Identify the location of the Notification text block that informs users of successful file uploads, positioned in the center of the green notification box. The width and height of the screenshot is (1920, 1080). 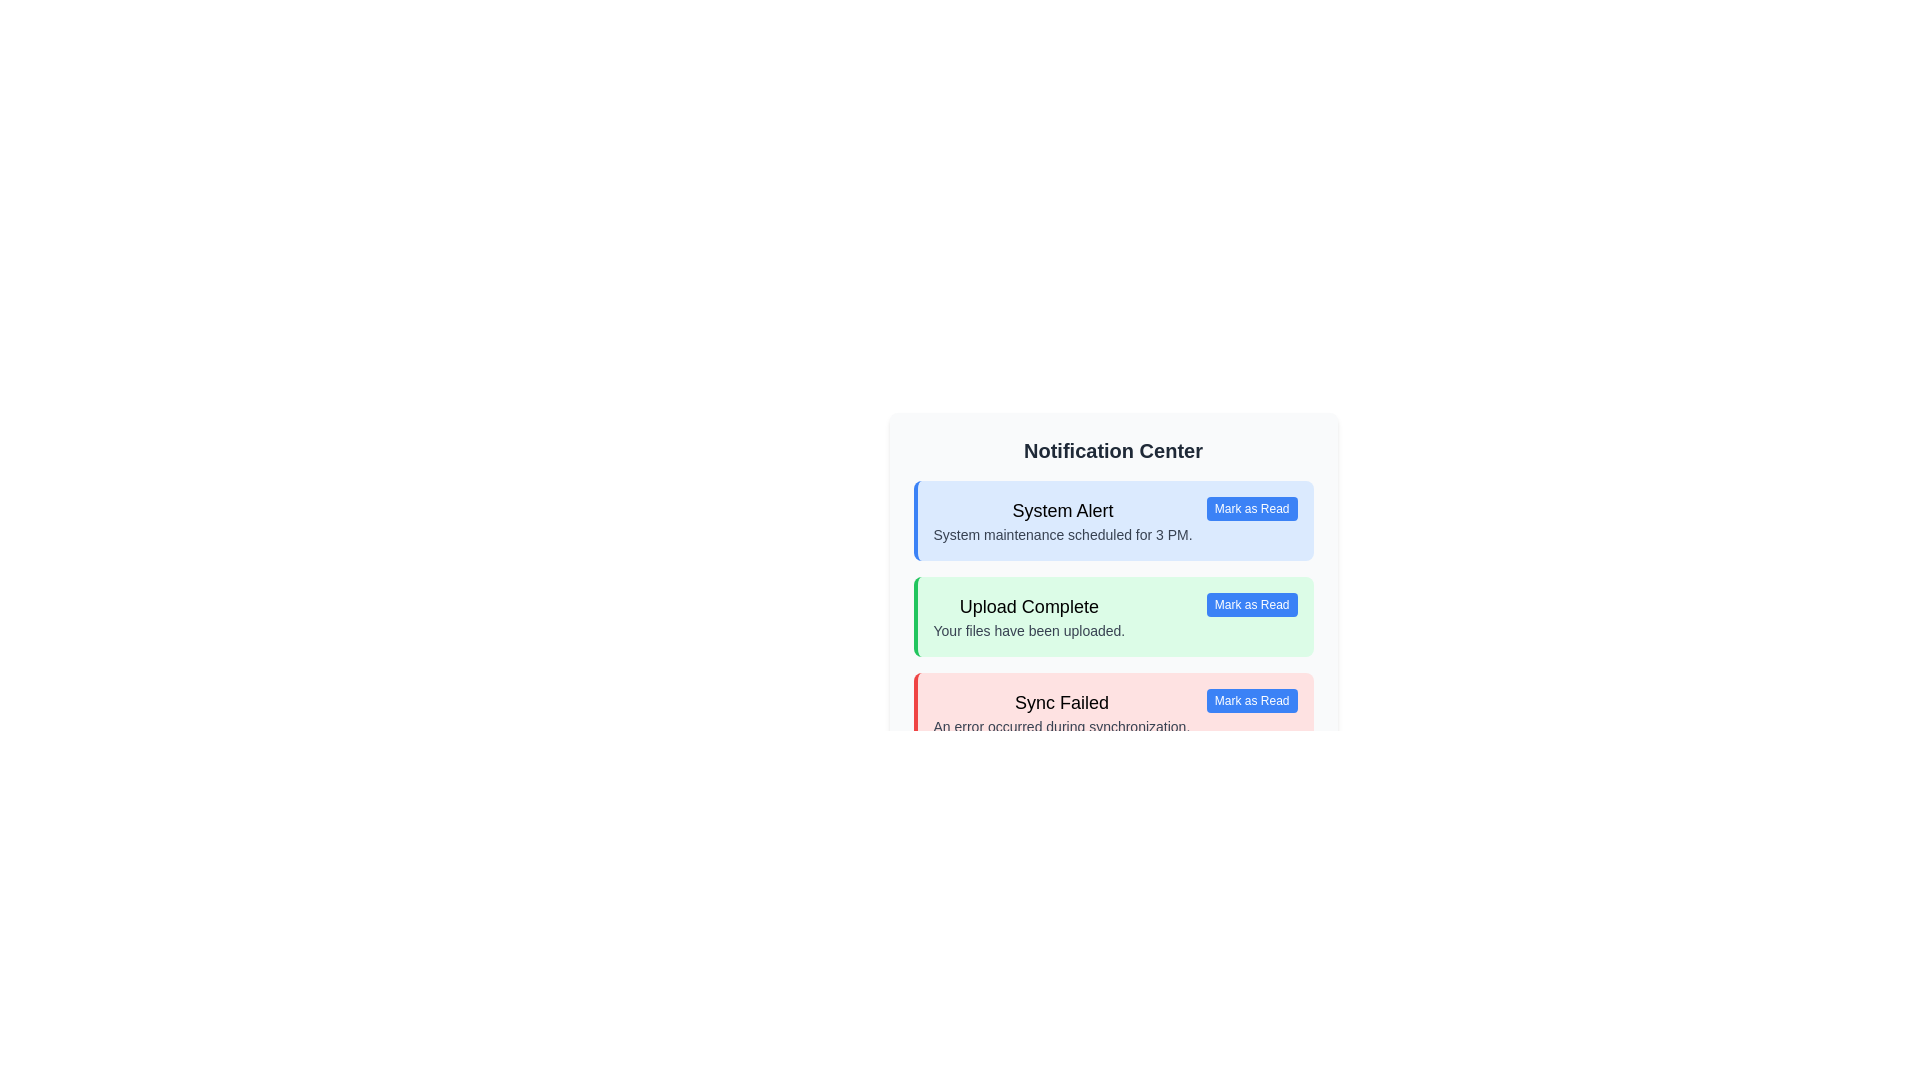
(1029, 616).